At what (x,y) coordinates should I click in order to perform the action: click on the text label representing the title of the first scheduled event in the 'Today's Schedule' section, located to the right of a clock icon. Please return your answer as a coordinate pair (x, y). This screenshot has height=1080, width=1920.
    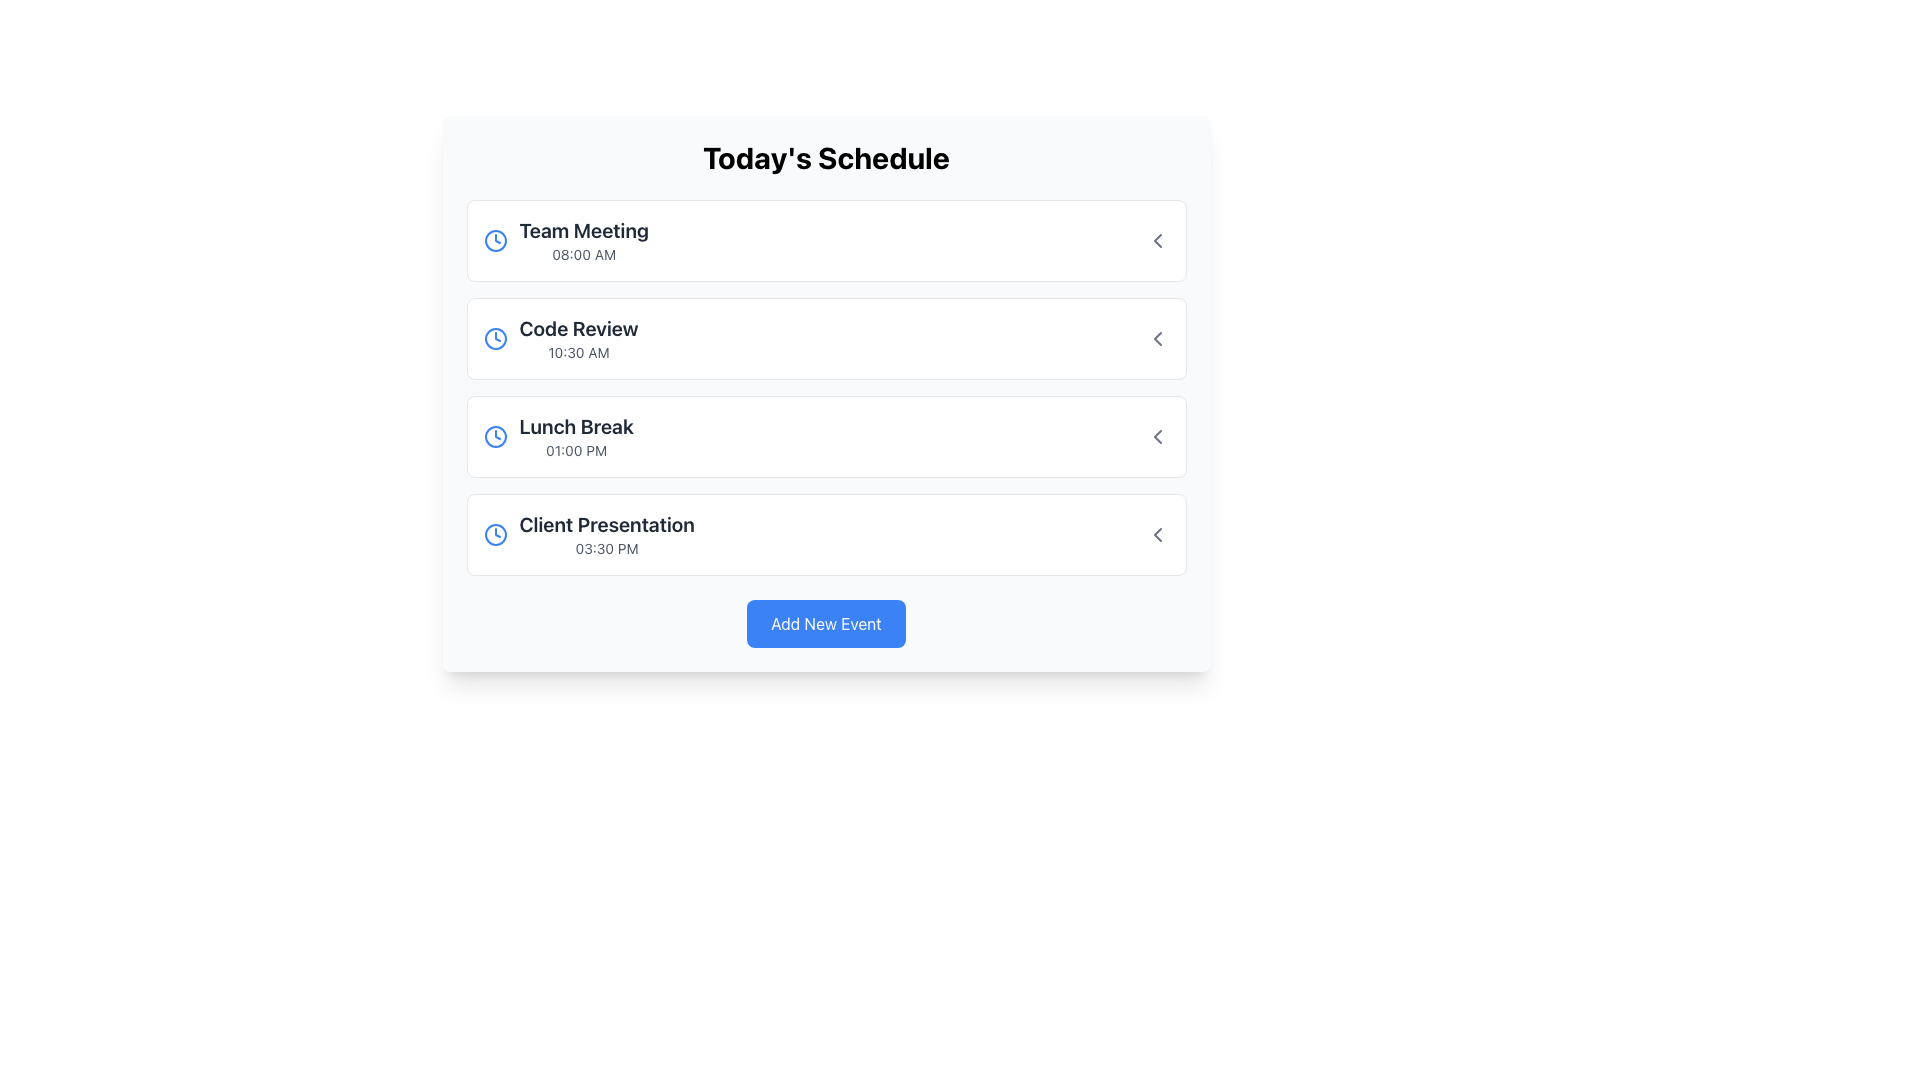
    Looking at the image, I should click on (583, 230).